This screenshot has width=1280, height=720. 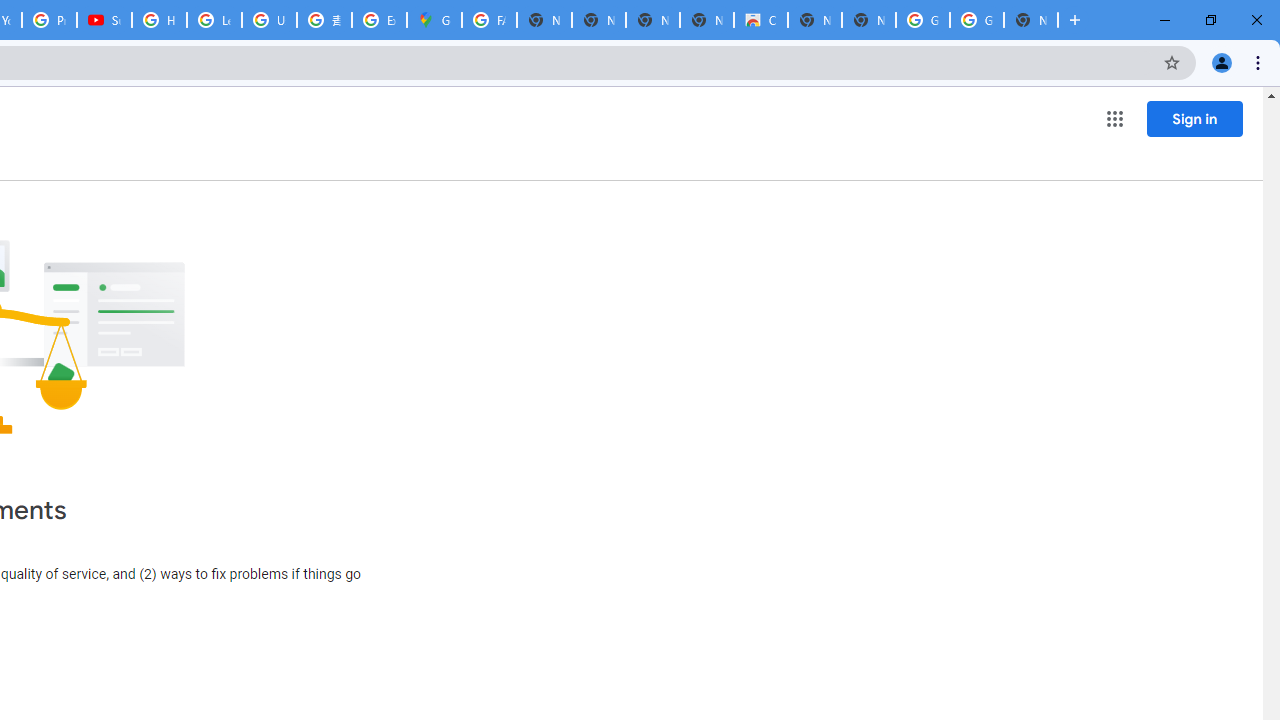 I want to click on 'Google Maps', so click(x=433, y=20).